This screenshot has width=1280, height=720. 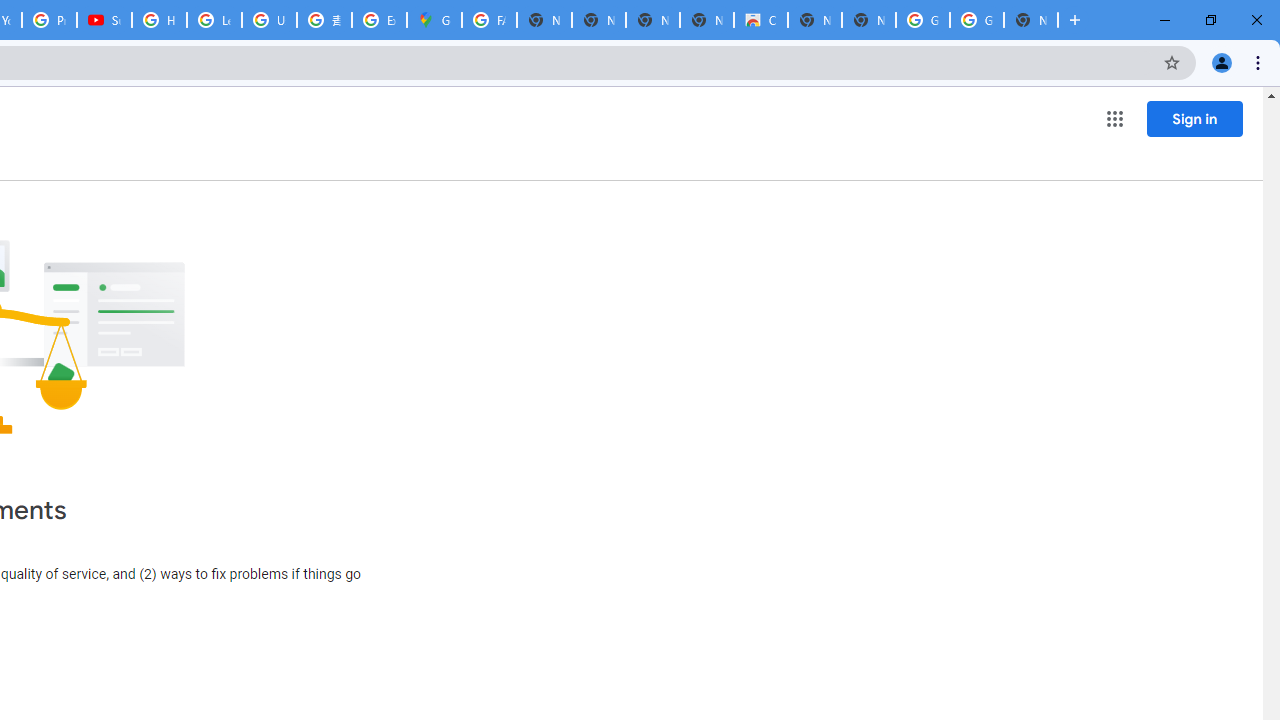 I want to click on 'Google Maps', so click(x=433, y=20).